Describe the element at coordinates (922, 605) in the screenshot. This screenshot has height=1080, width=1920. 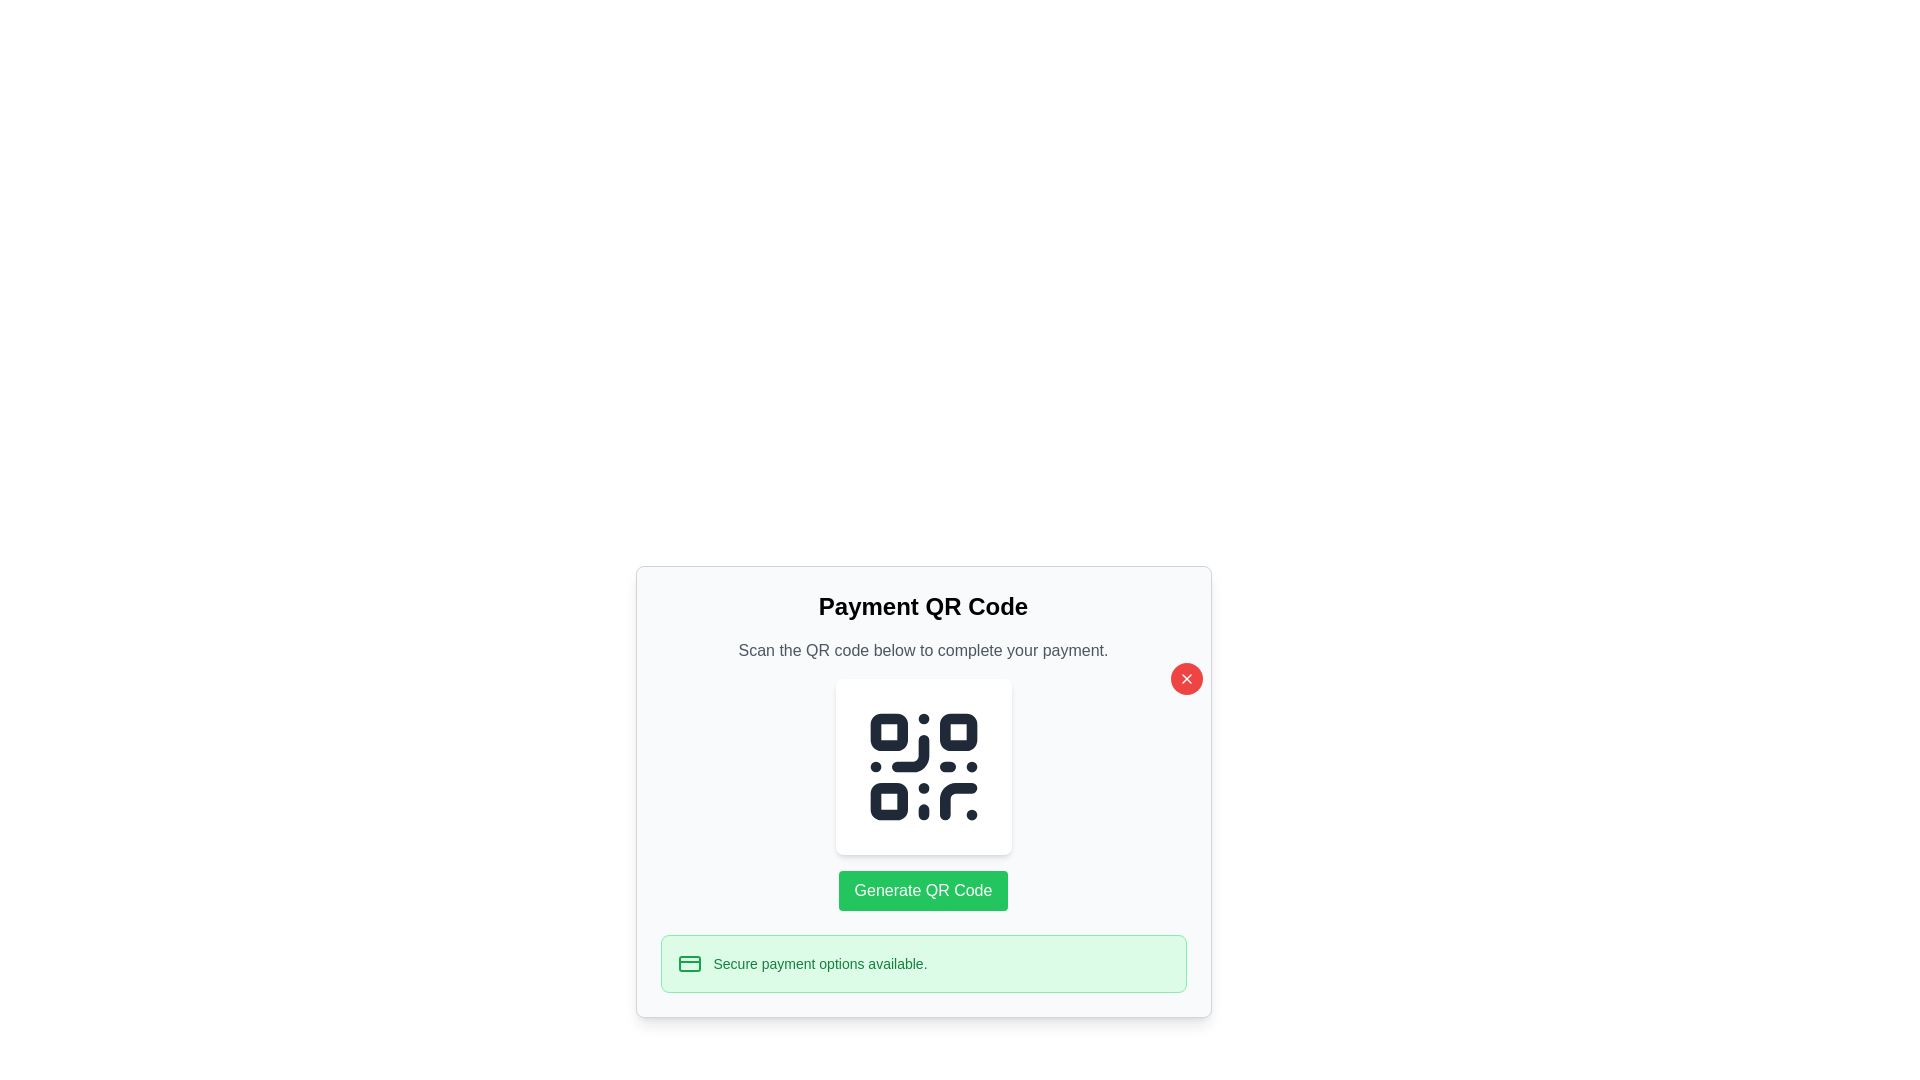
I see `the 'Payment QR Code' title text element, which is displayed in a bold, large font at the top of the payment-related modal` at that location.